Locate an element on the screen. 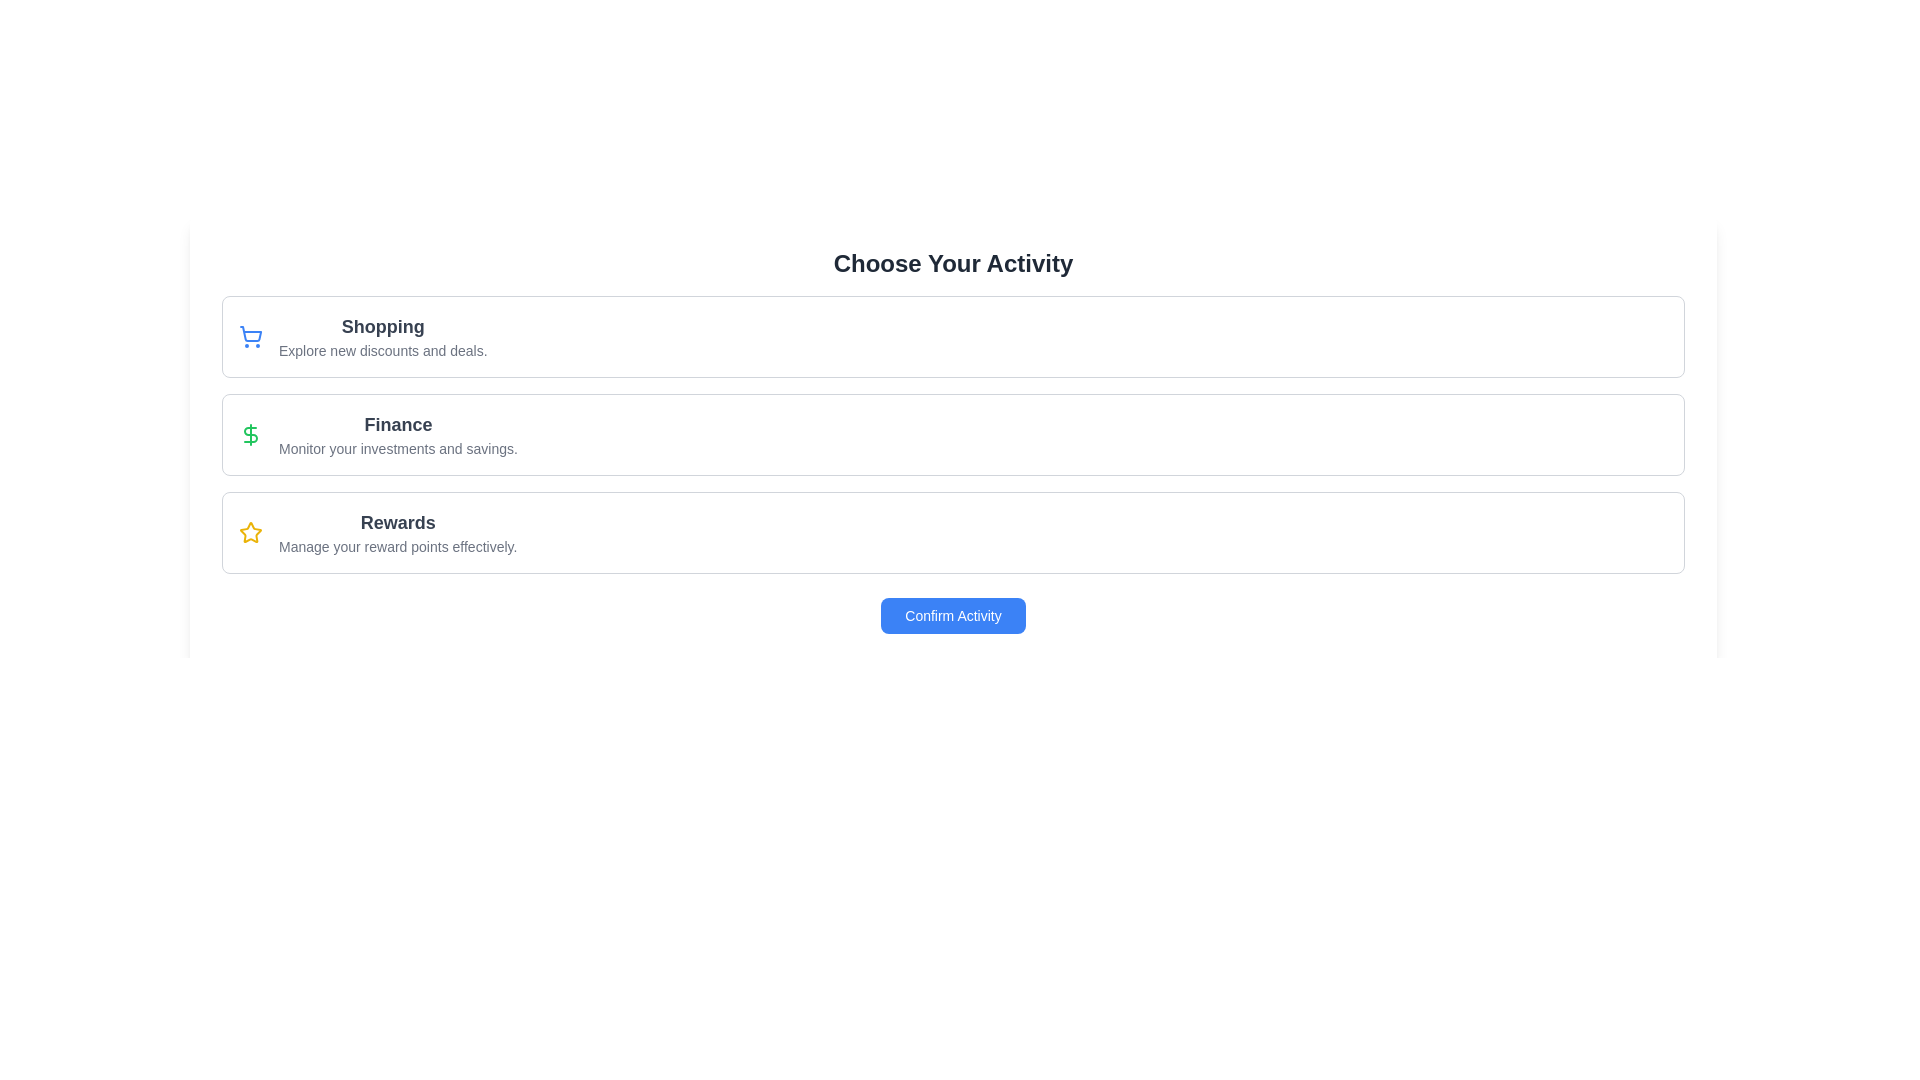 This screenshot has height=1080, width=1920. the first clickable section of the shopping activities, discounts, and deals Text block for additional effects is located at coordinates (383, 335).